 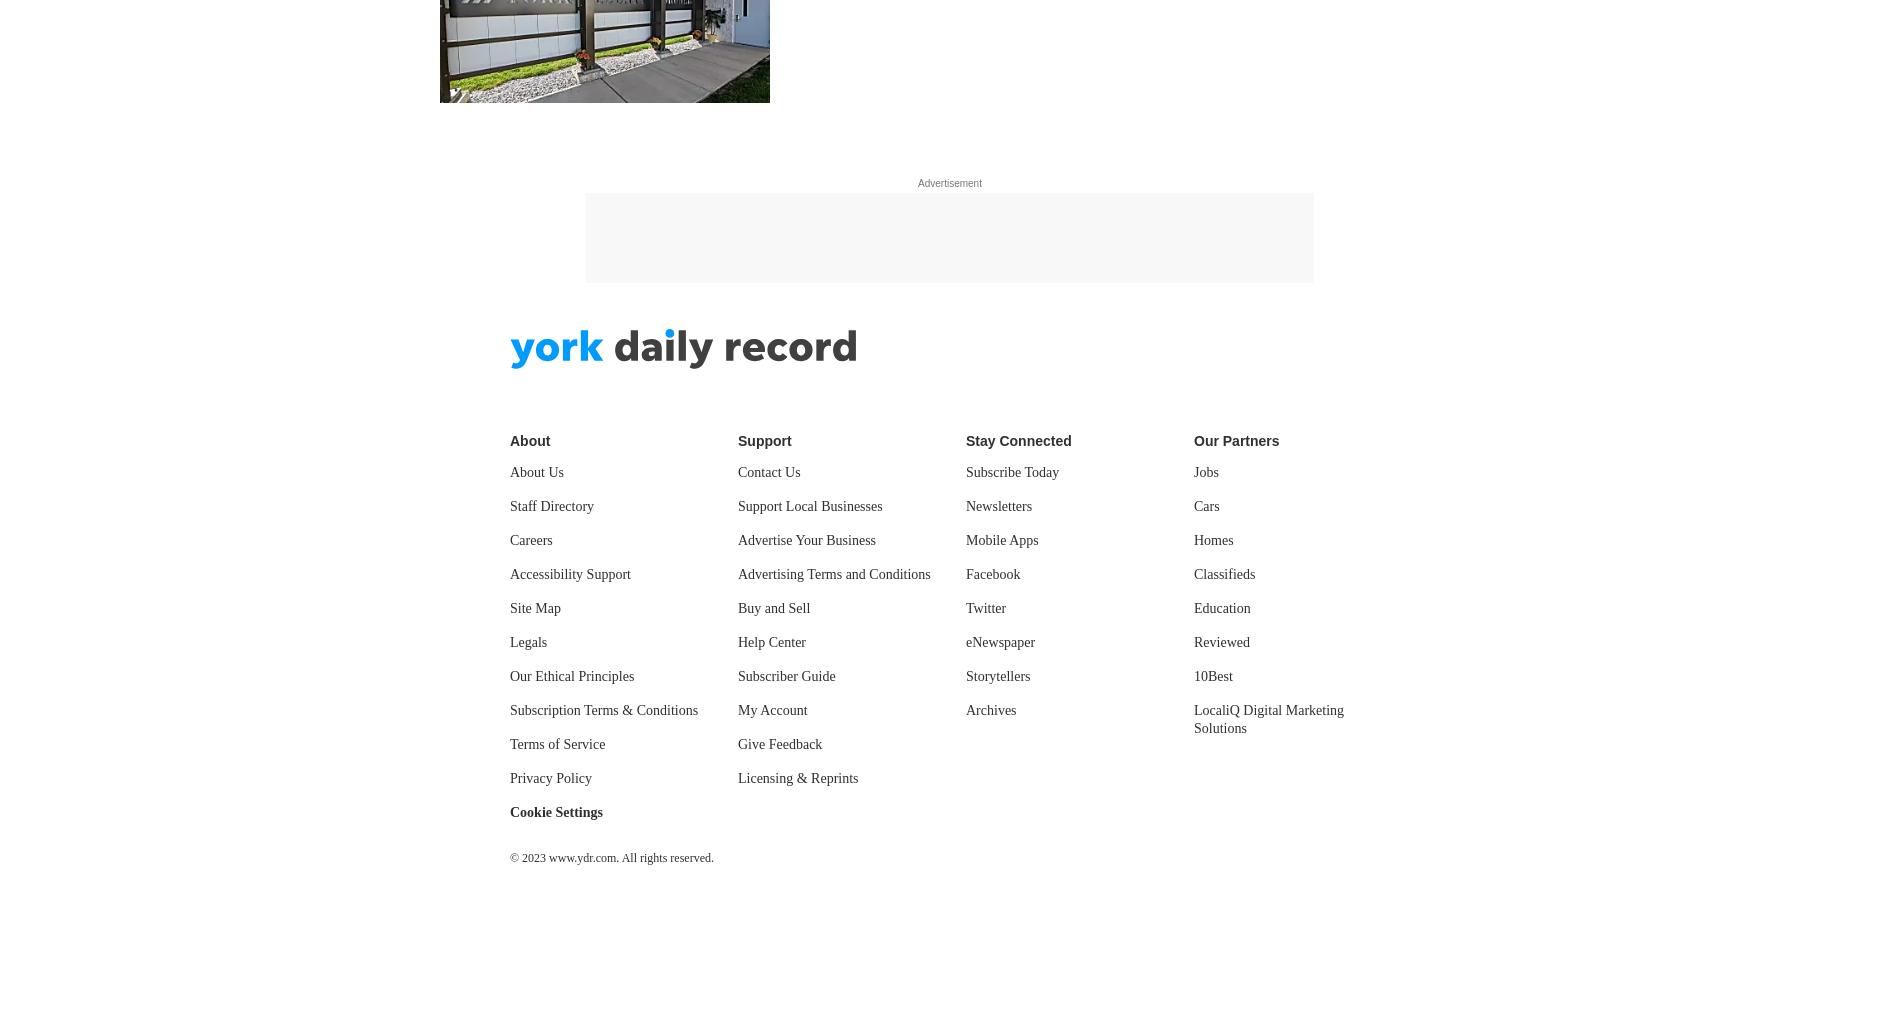 What do you see at coordinates (509, 812) in the screenshot?
I see `'Cookie Settings'` at bounding box center [509, 812].